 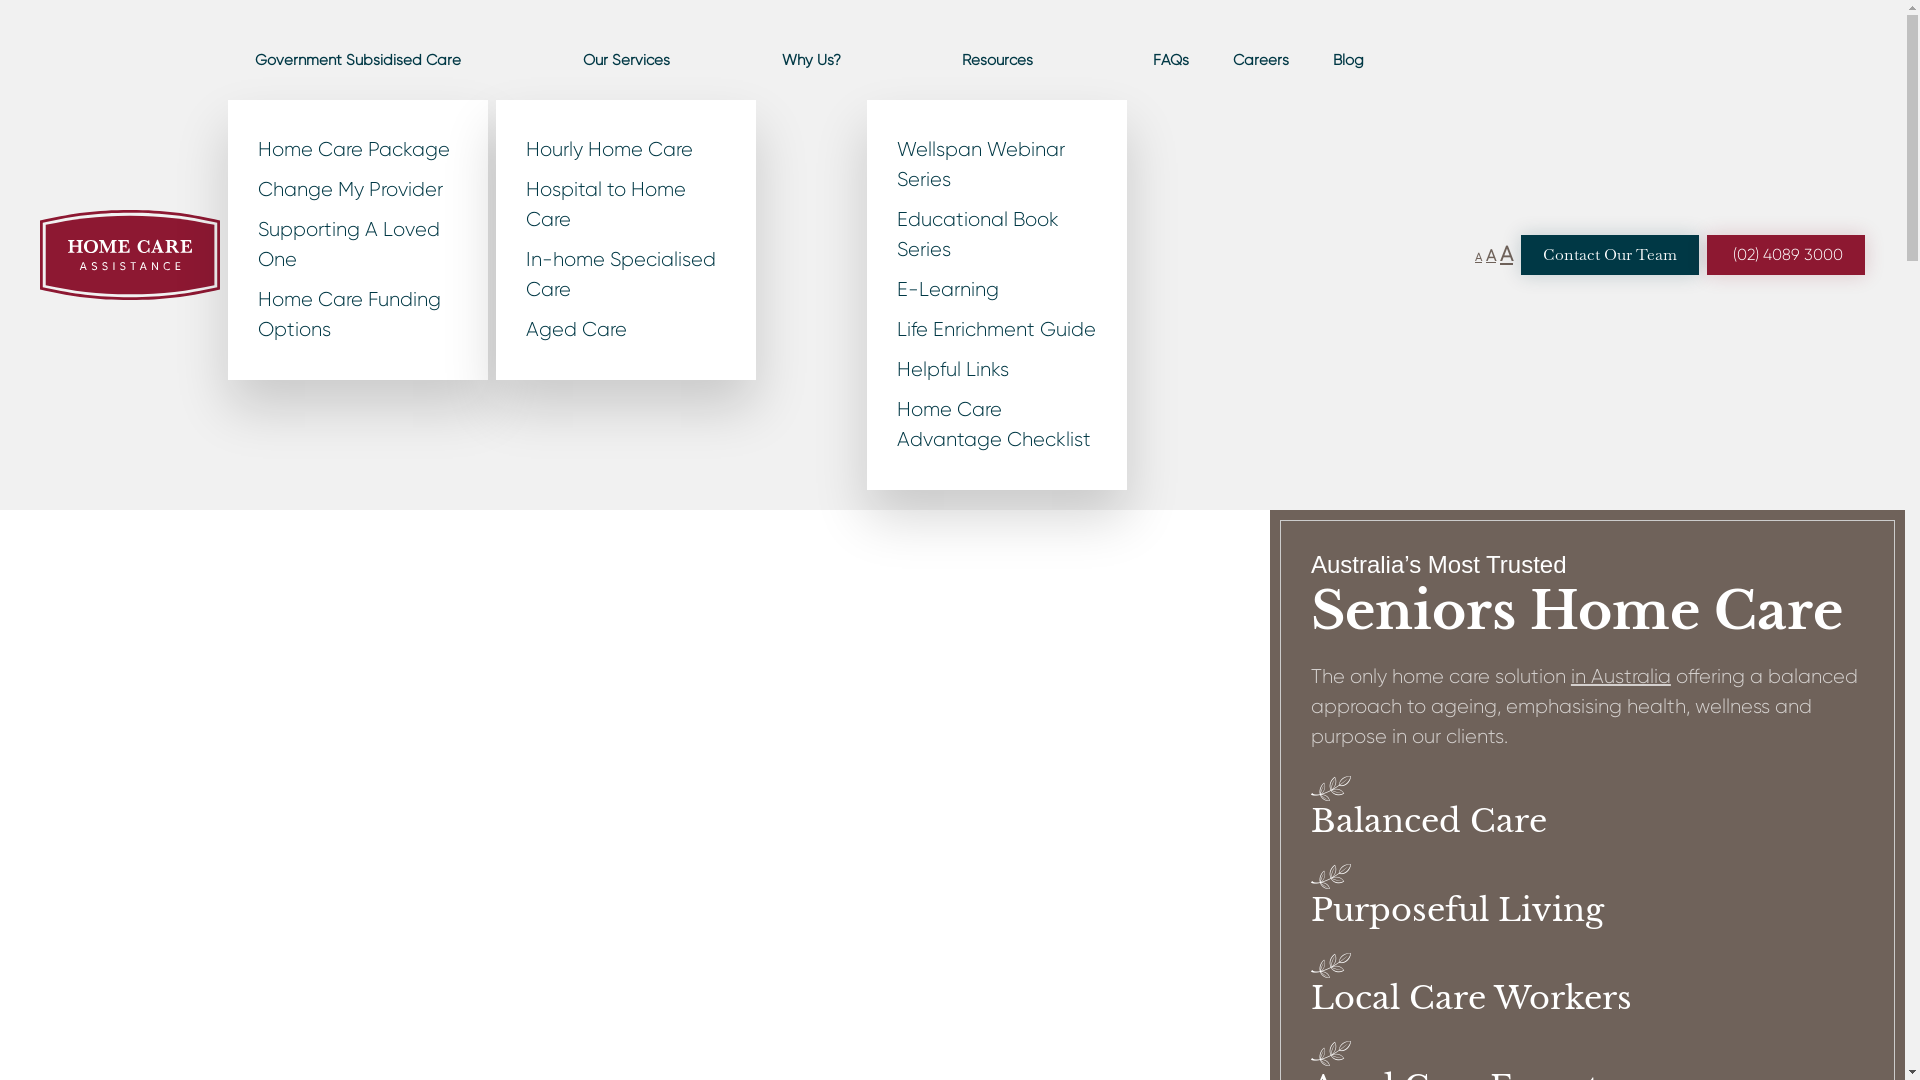 What do you see at coordinates (1506, 253) in the screenshot?
I see `'A` at bounding box center [1506, 253].